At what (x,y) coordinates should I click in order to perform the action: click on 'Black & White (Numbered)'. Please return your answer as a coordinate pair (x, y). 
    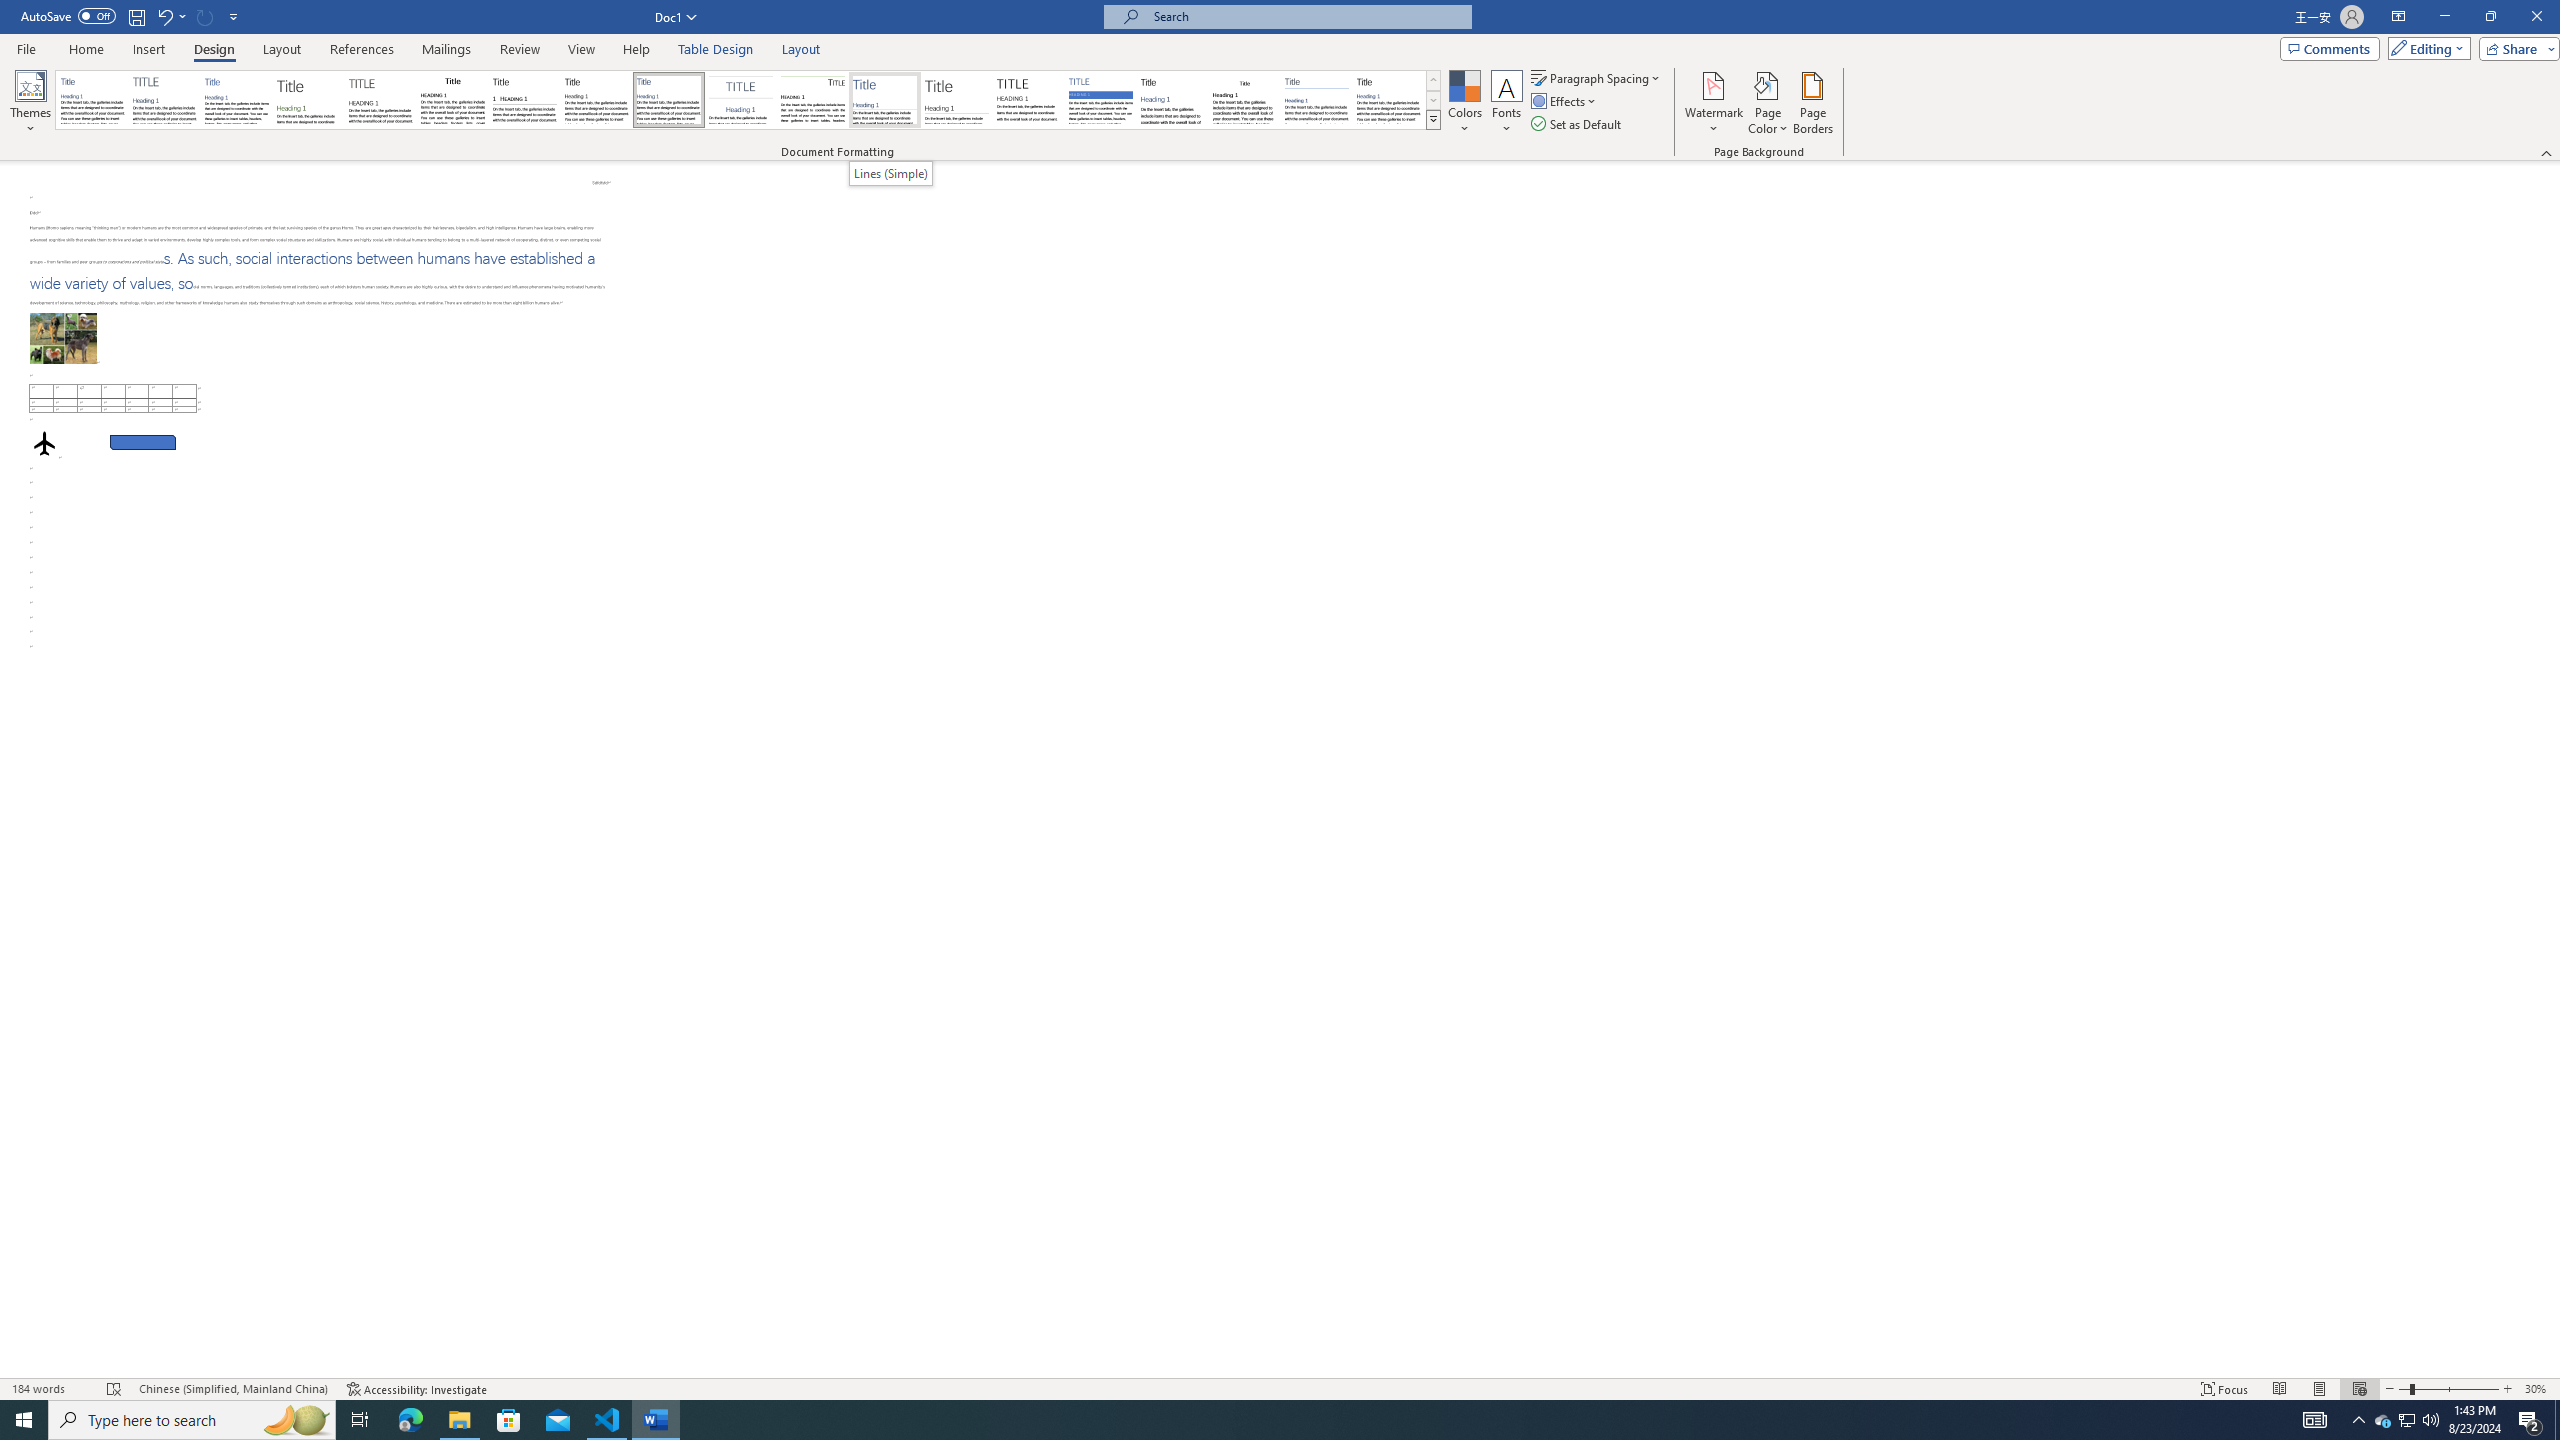
    Looking at the image, I should click on (523, 99).